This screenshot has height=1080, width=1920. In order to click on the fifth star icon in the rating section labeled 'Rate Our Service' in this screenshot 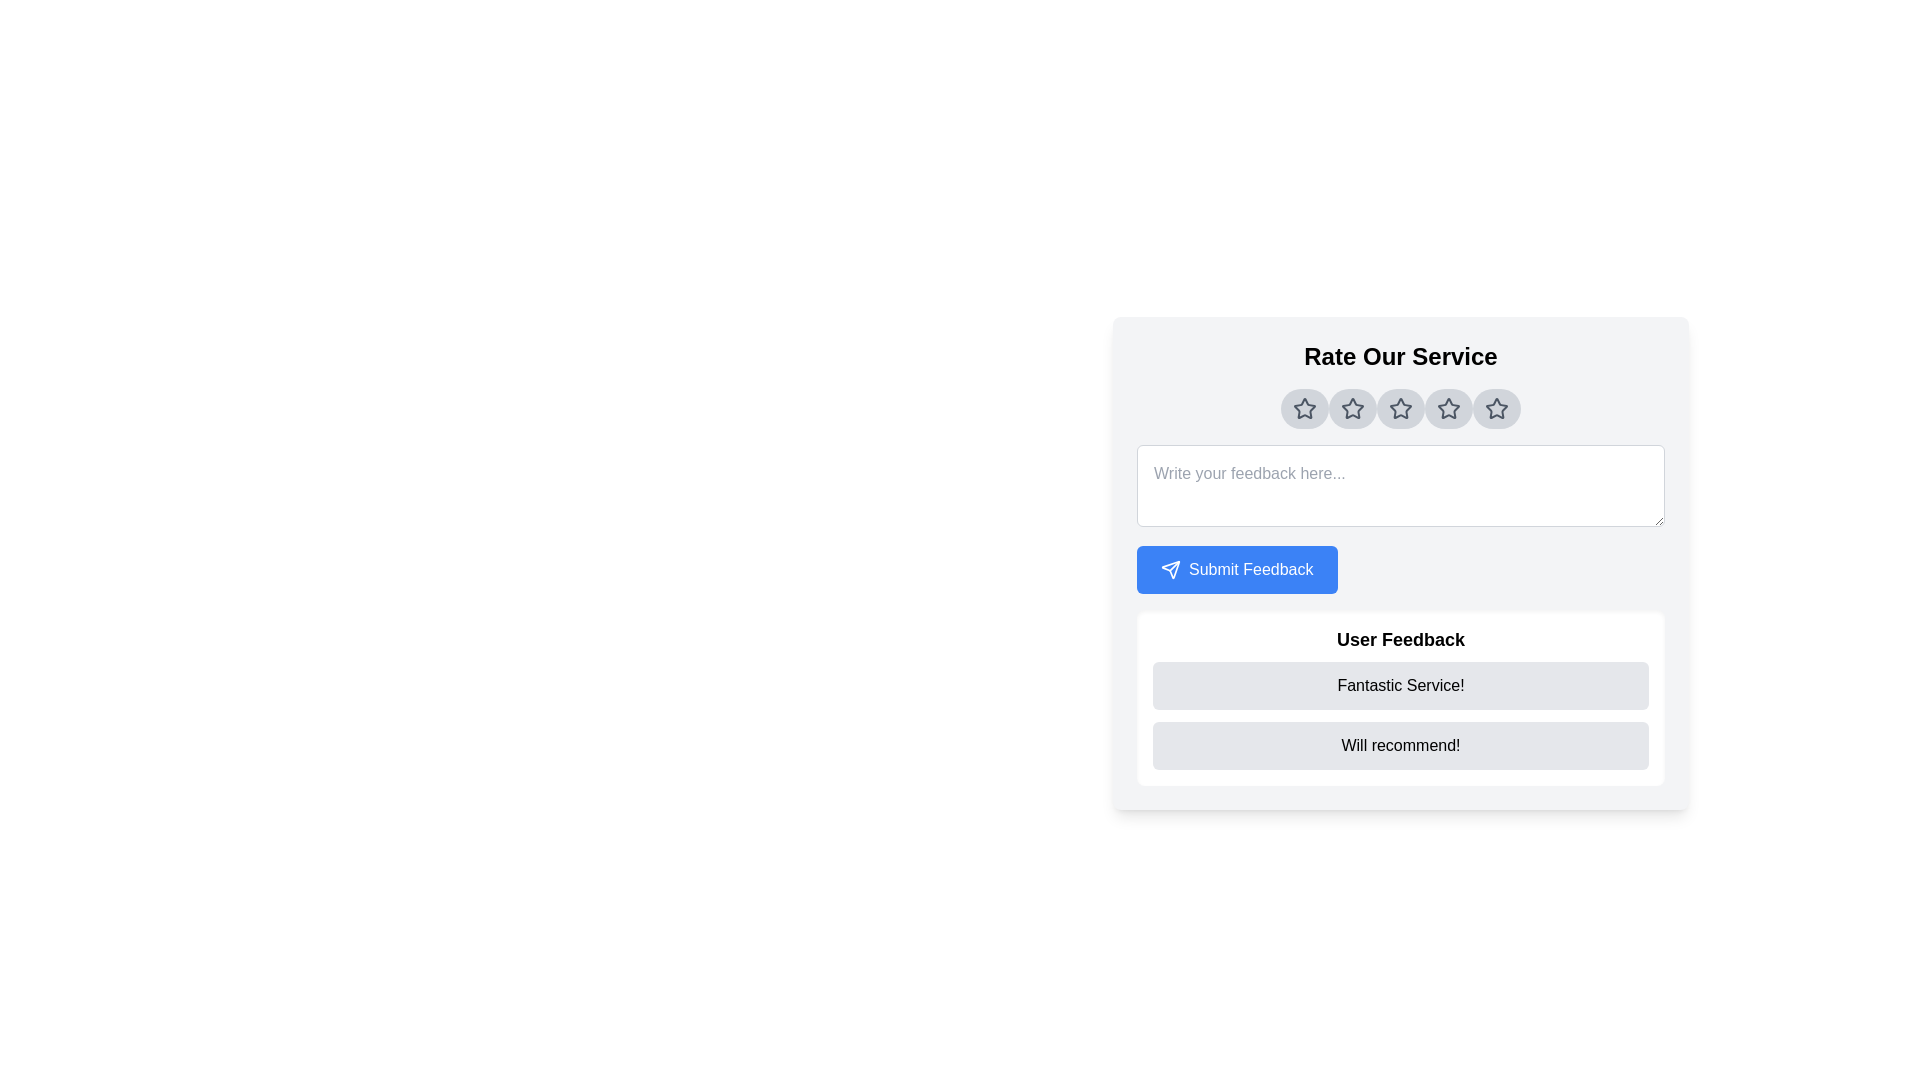, I will do `click(1497, 407)`.